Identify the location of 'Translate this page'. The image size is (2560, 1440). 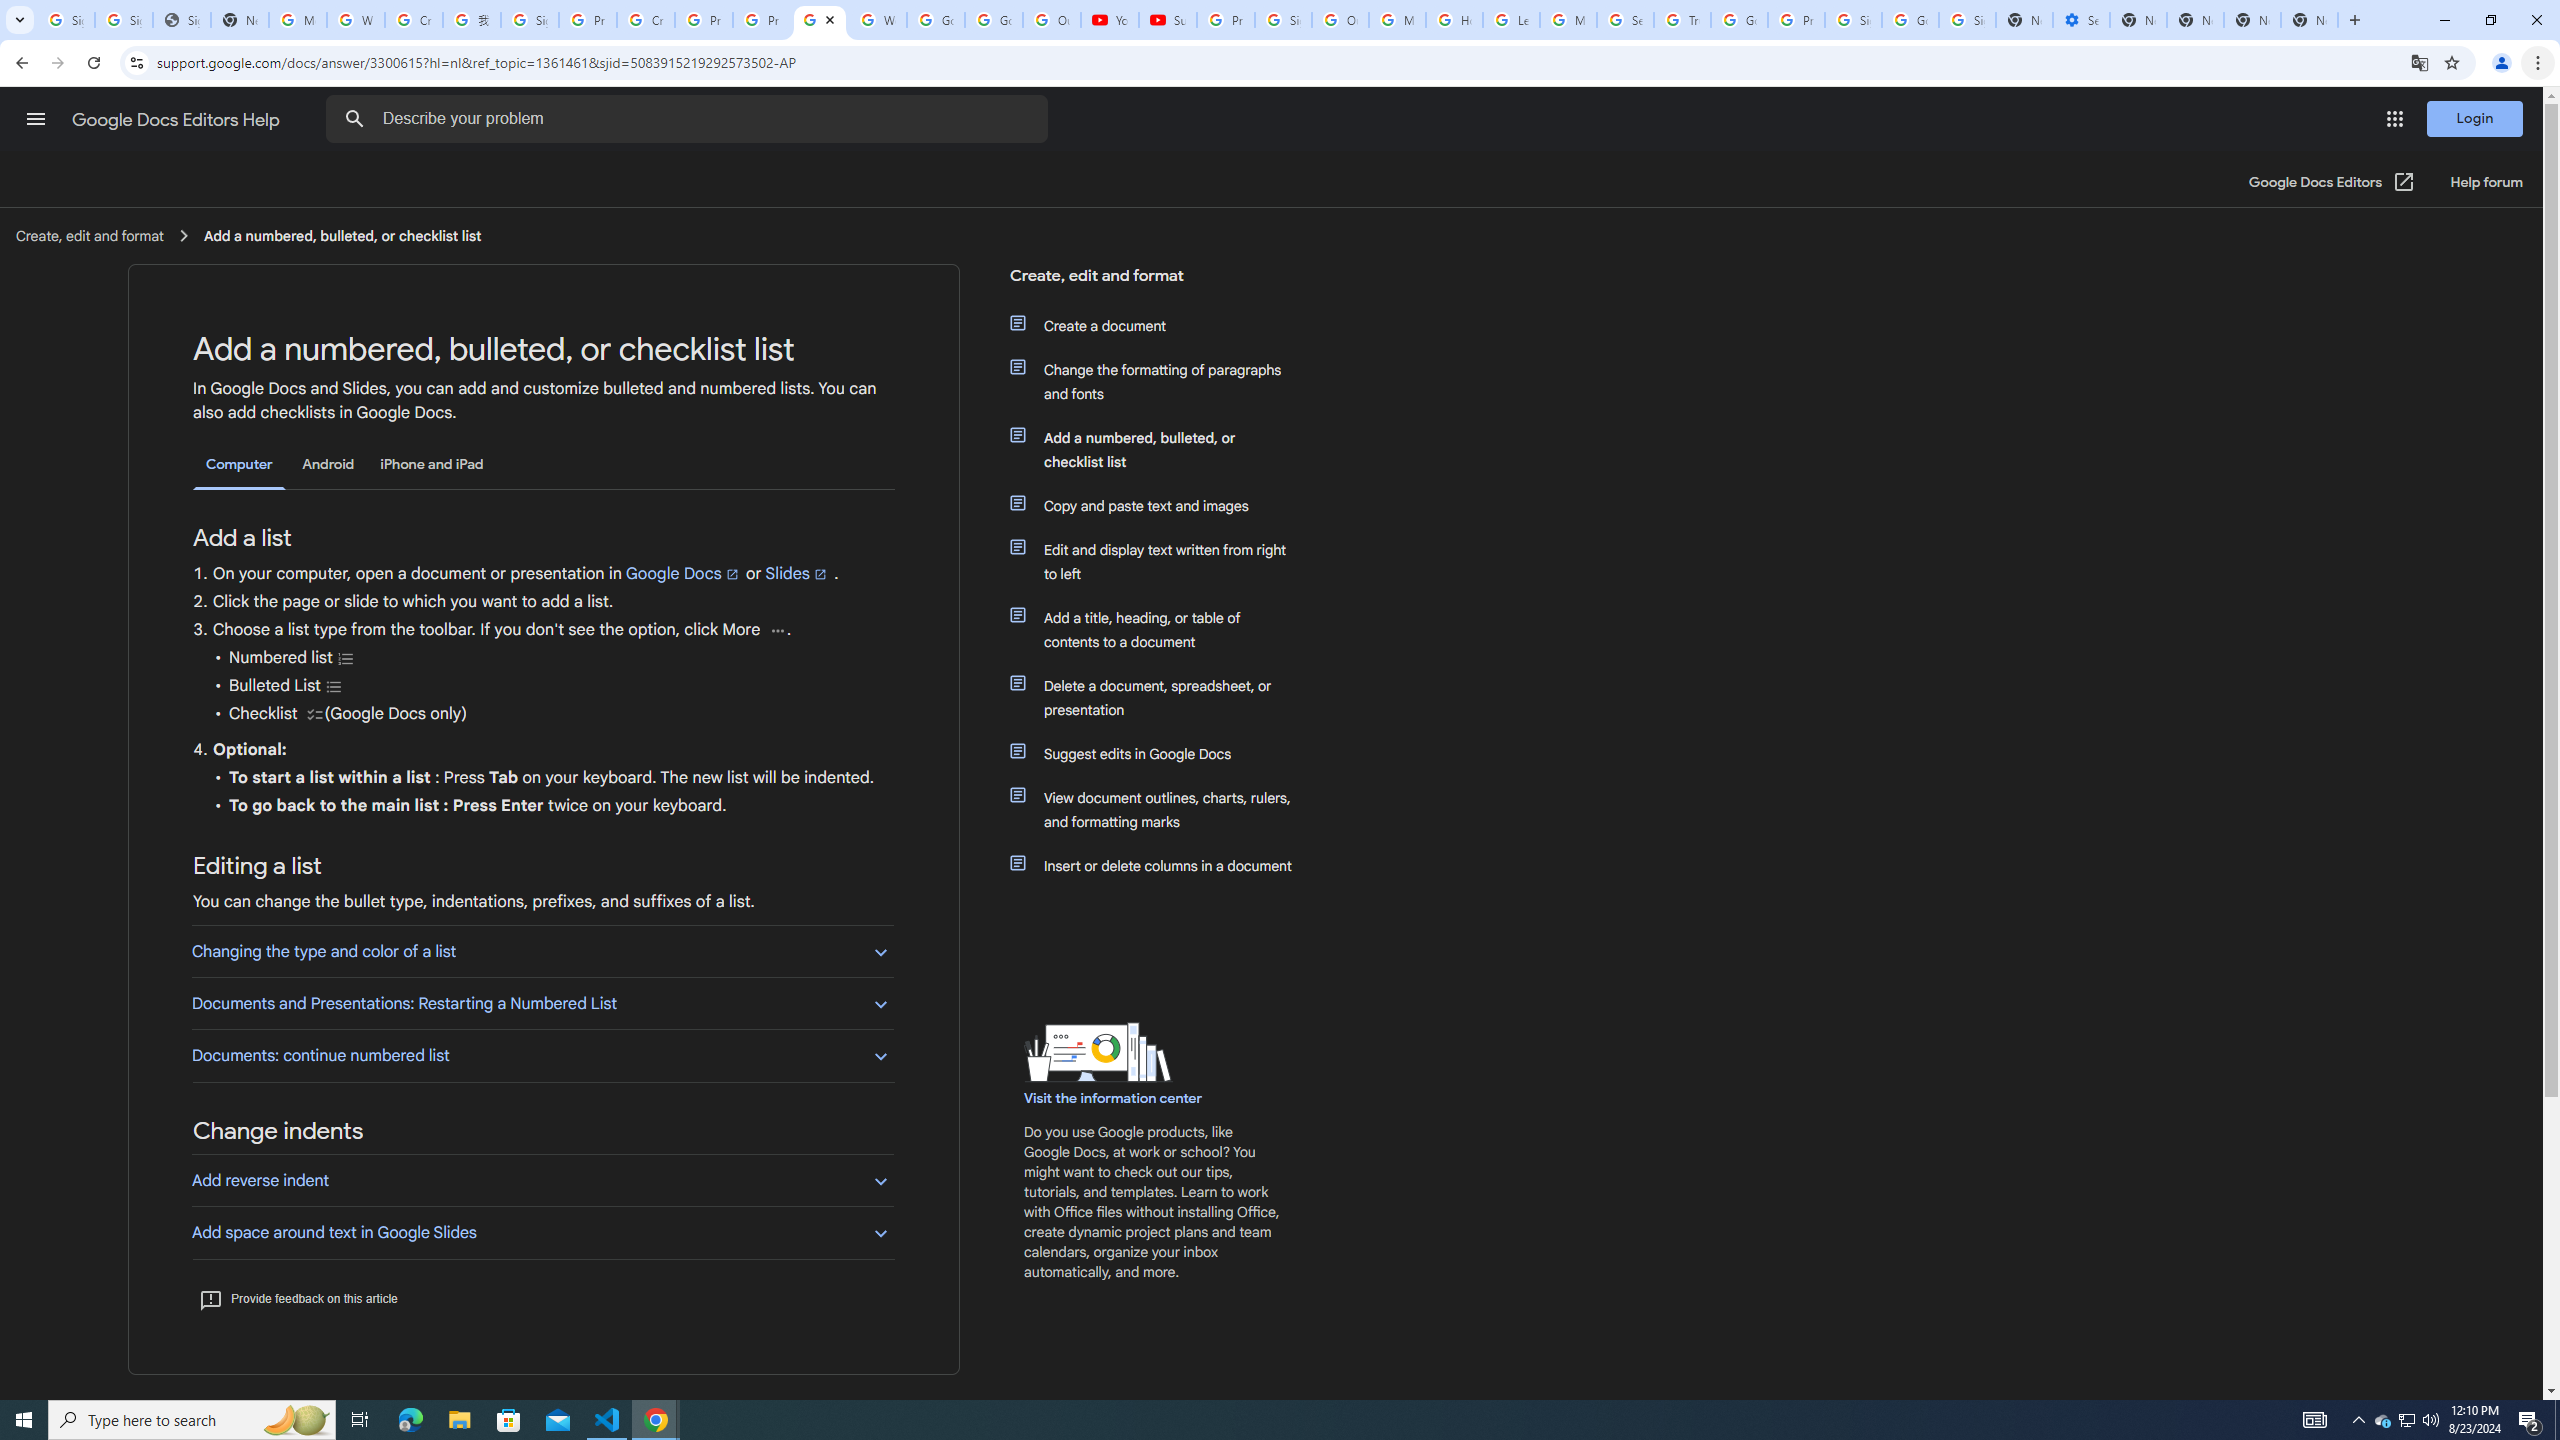
(2420, 61).